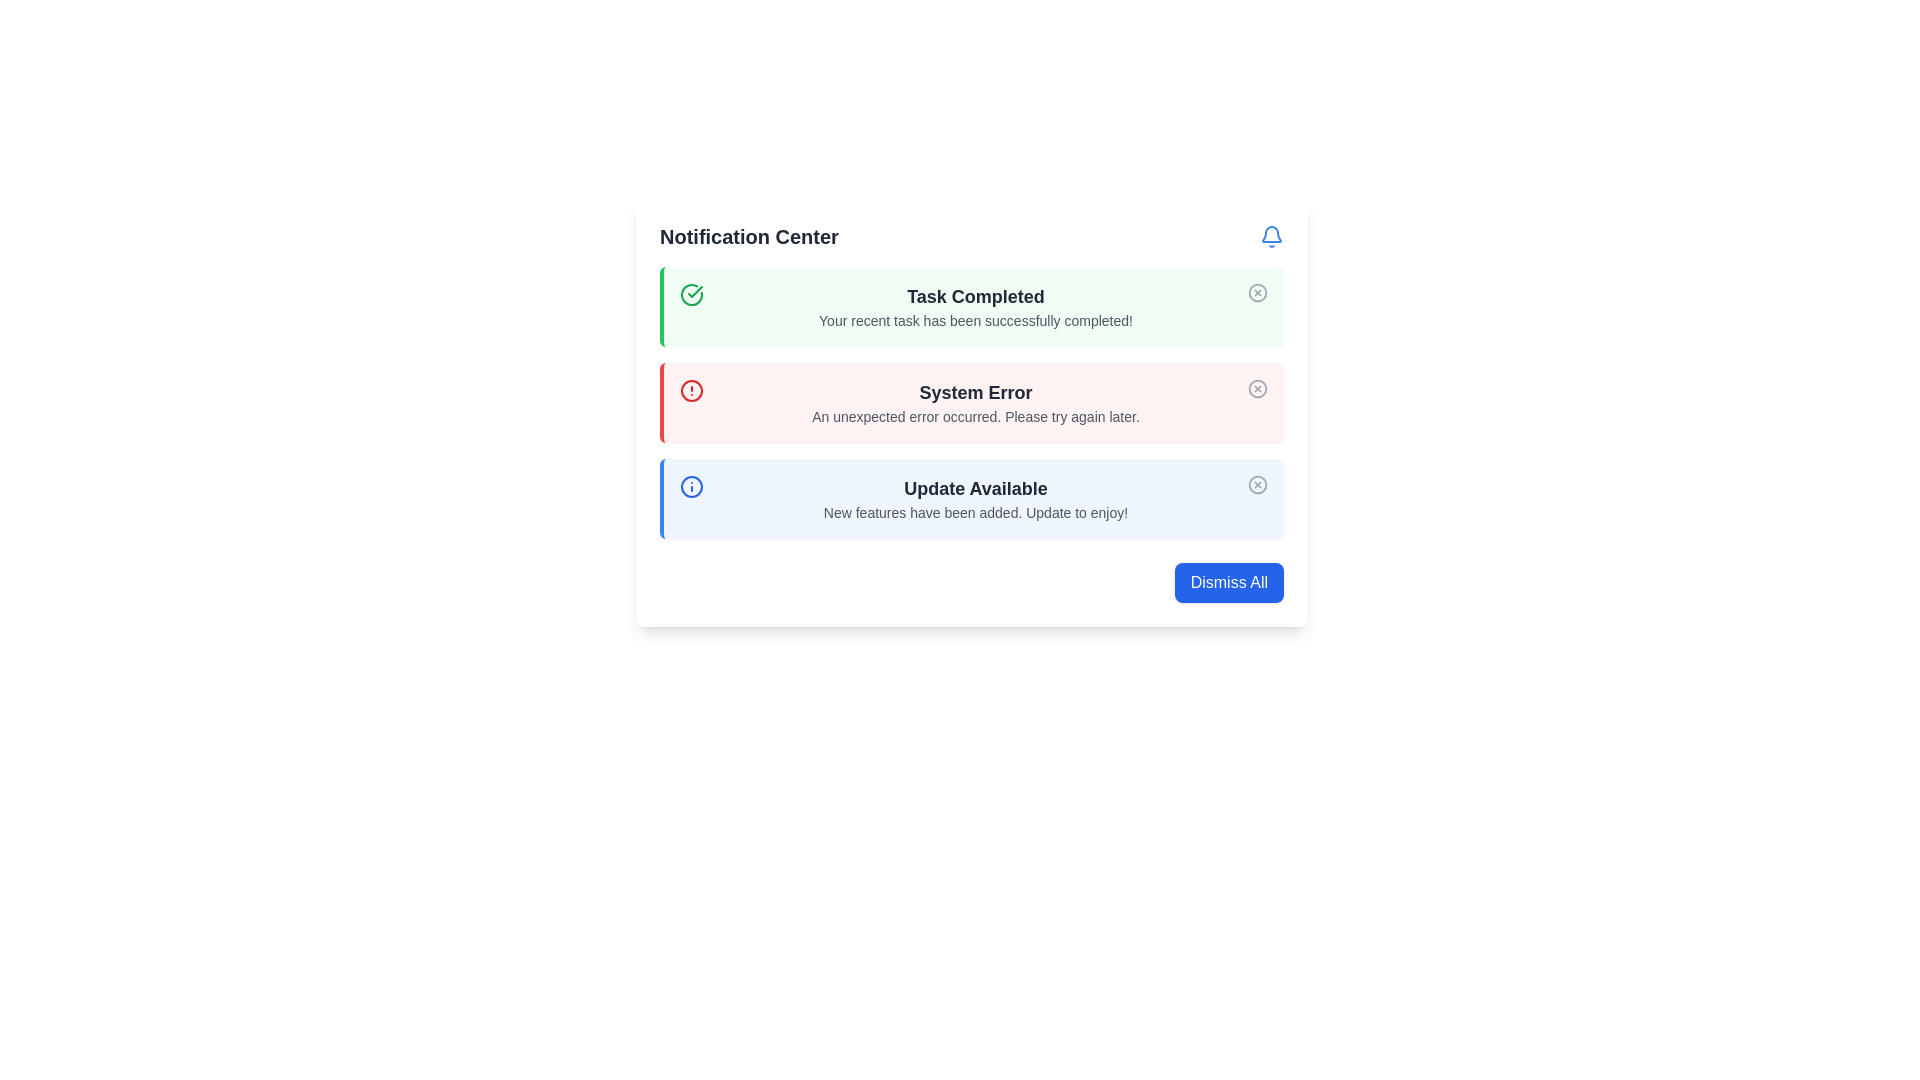 The width and height of the screenshot is (1920, 1080). What do you see at coordinates (1228, 582) in the screenshot?
I see `the 'Dismiss All' button with a blue background and white text, located at the bottom-right corner of the 'Notification Center' card to observe styling changes` at bounding box center [1228, 582].